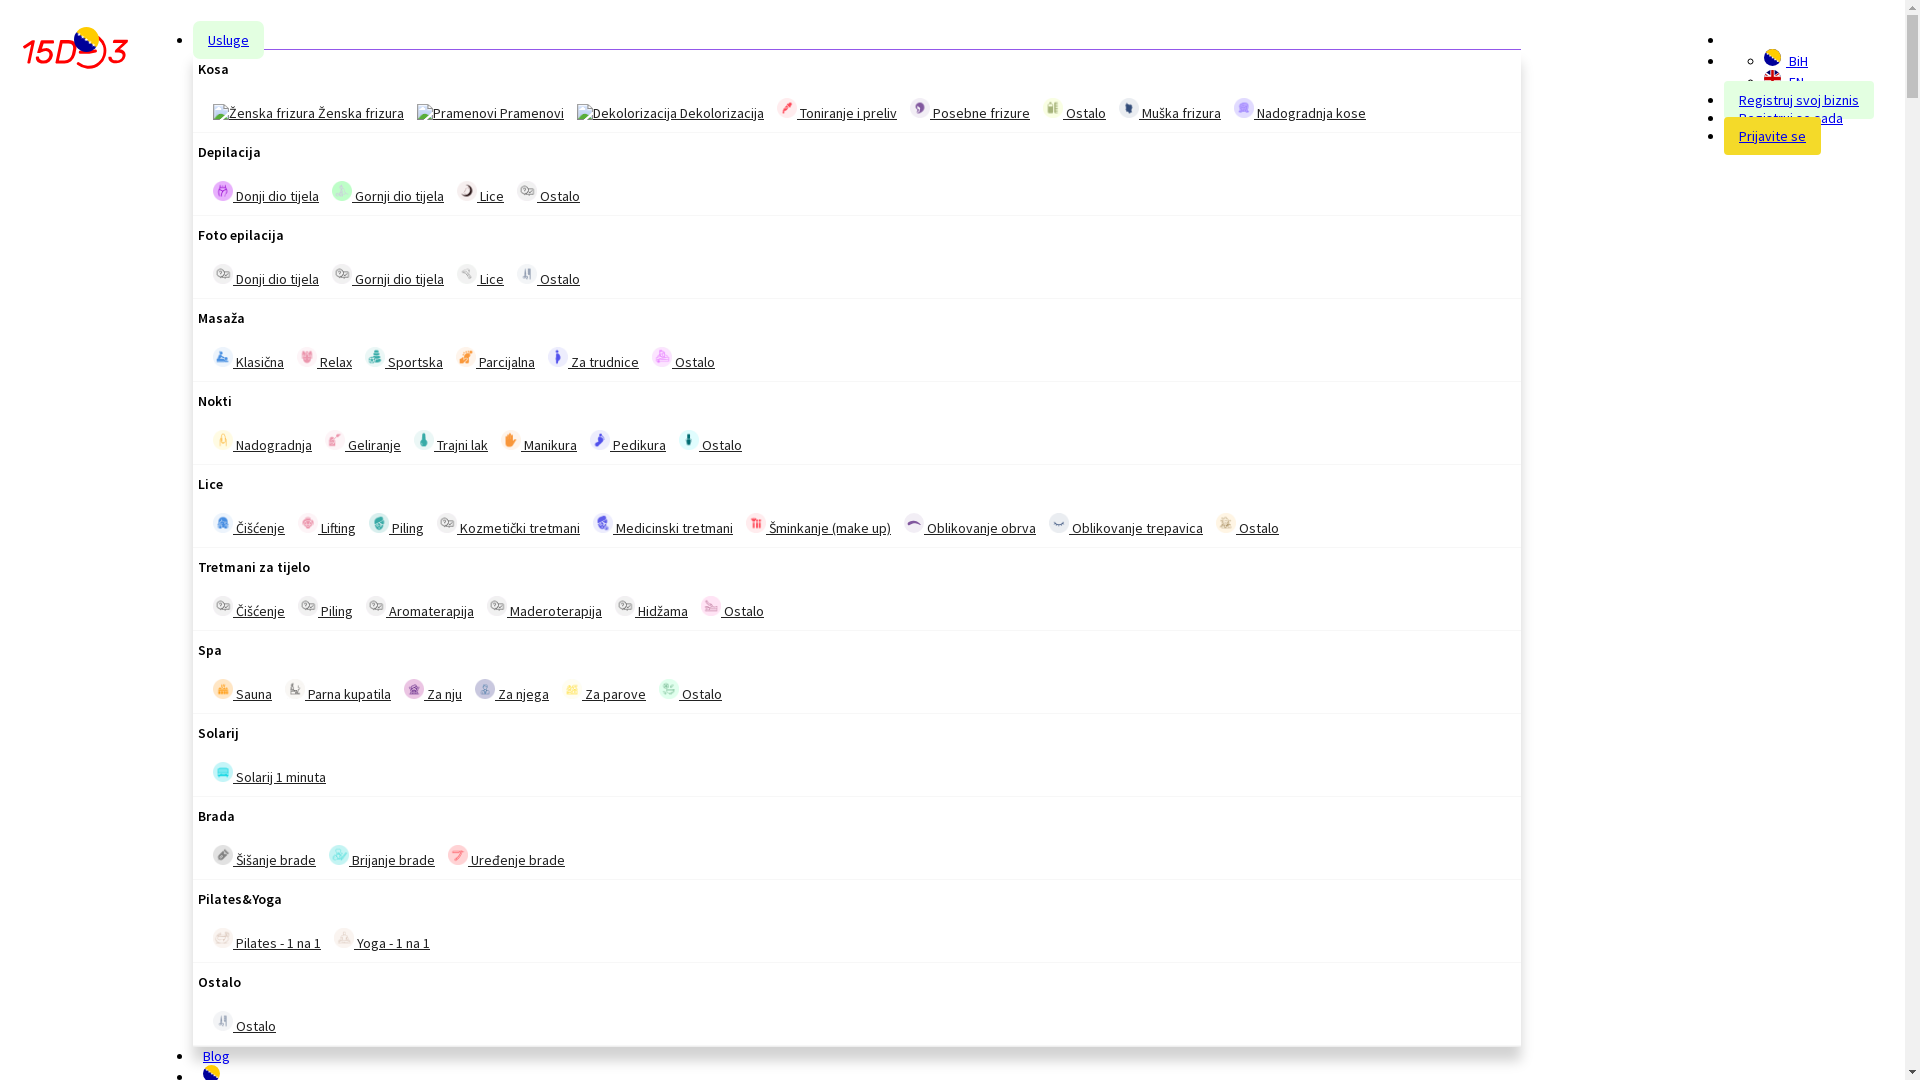 The height and width of the screenshot is (1080, 1920). Describe the element at coordinates (207, 689) in the screenshot. I see `'Sauna'` at that location.